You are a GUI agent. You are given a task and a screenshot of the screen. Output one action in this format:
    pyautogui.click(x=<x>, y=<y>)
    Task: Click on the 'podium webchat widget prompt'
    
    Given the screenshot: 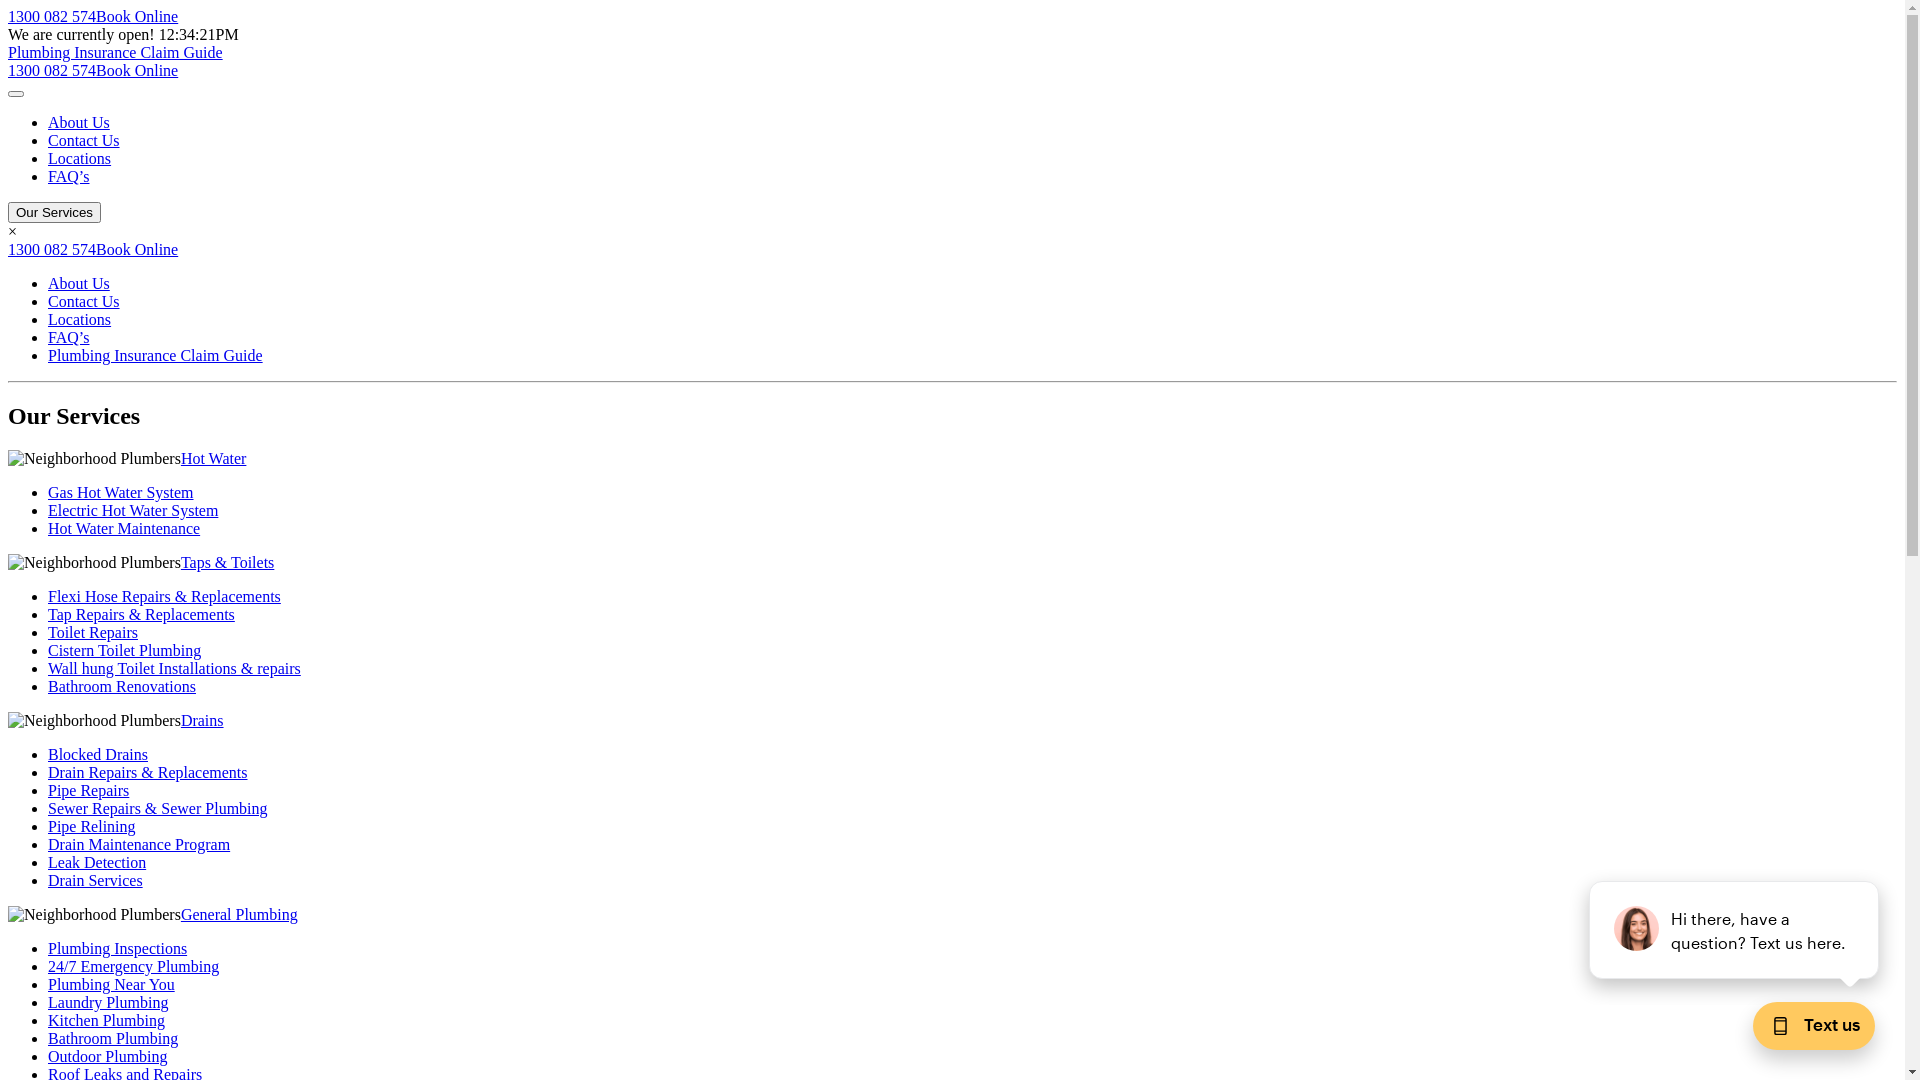 What is the action you would take?
    pyautogui.click(x=1733, y=929)
    